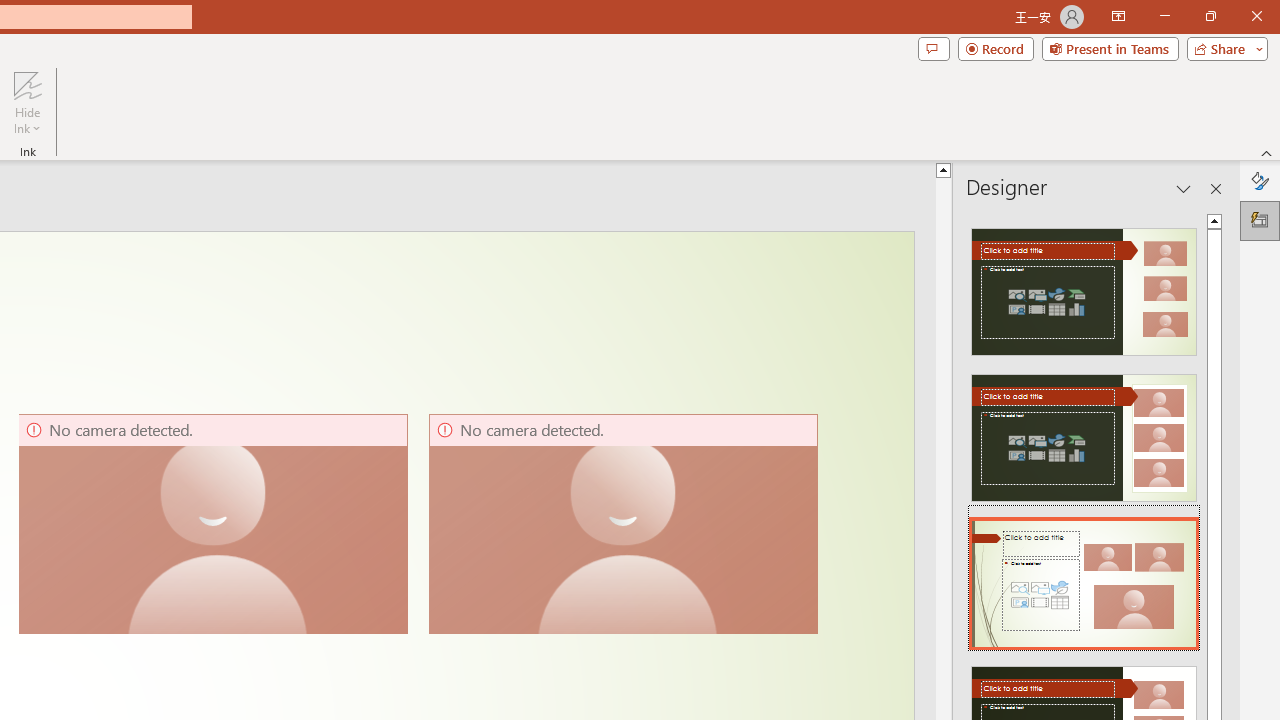  I want to click on 'Design Idea', so click(1083, 577).